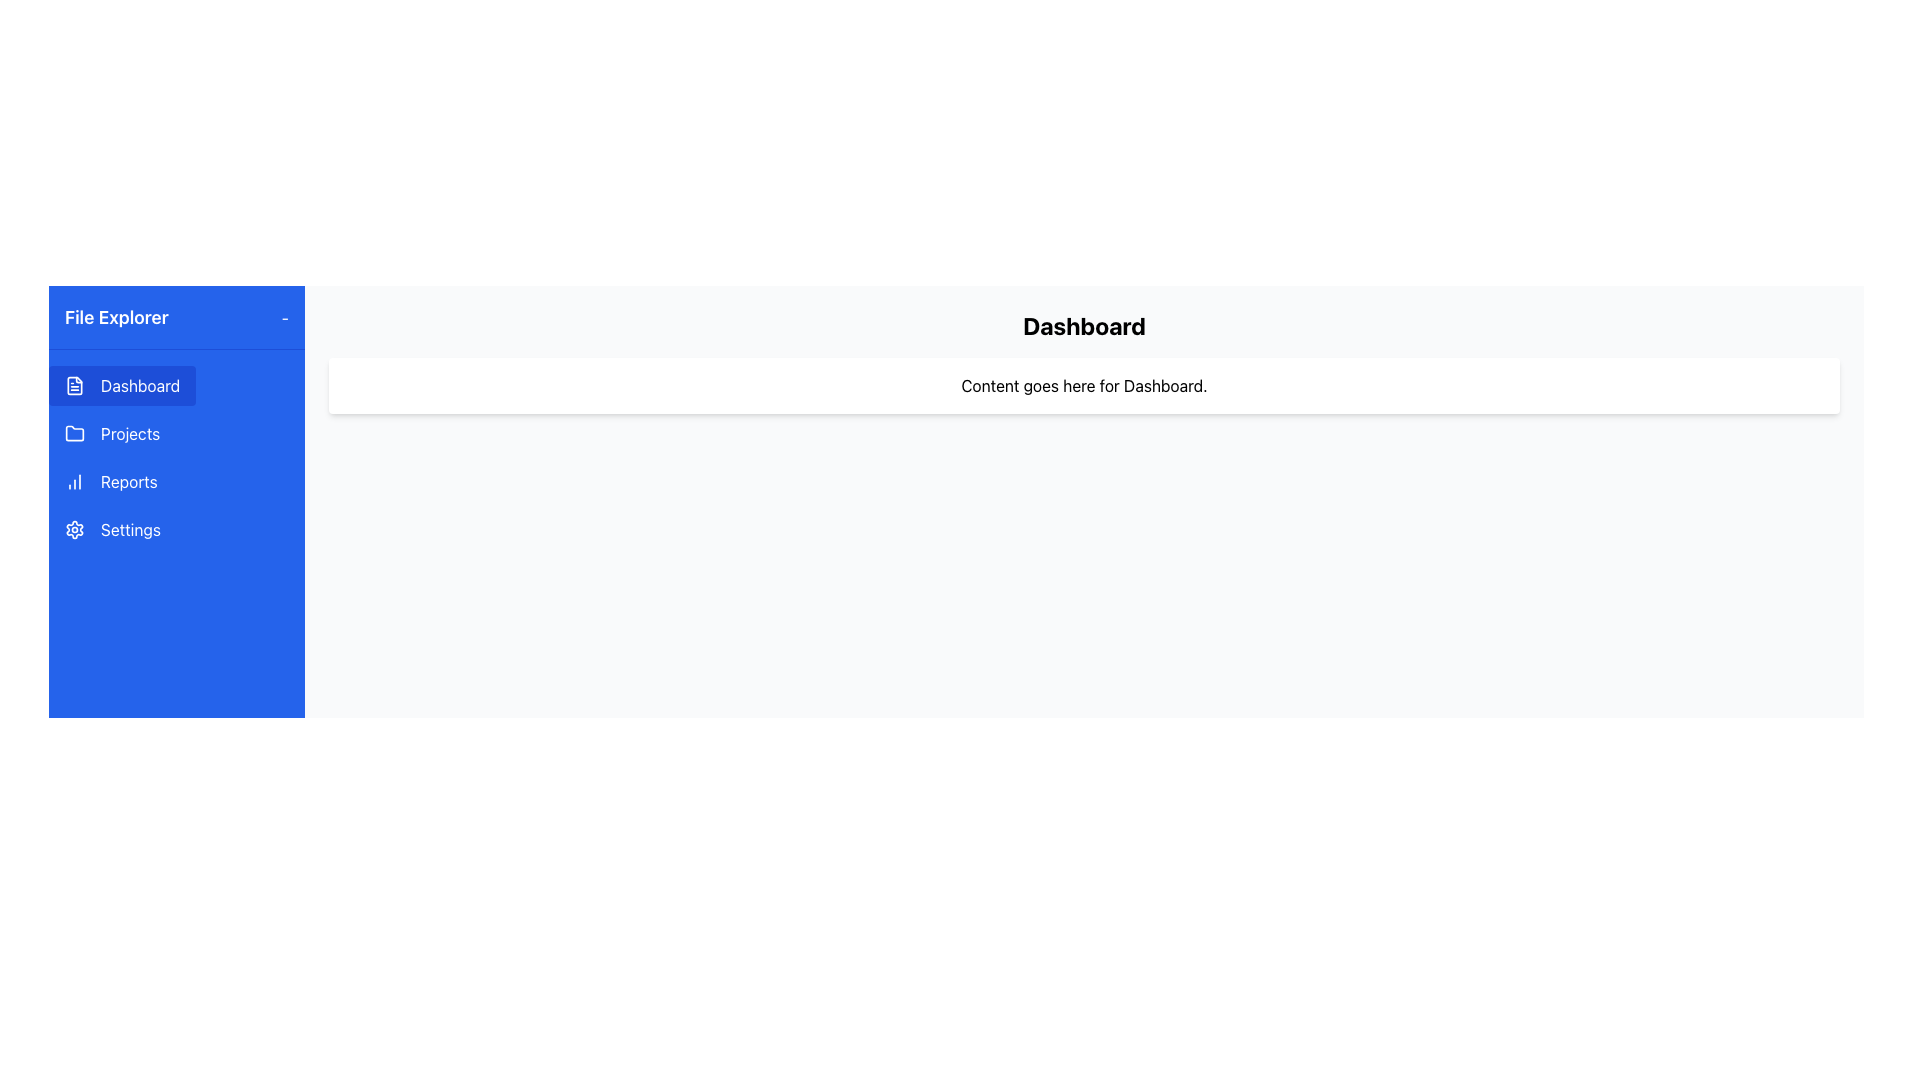 This screenshot has height=1080, width=1920. What do you see at coordinates (75, 385) in the screenshot?
I see `the Decorative icon located beside the 'Dashboard' text label in the left navigation bar` at bounding box center [75, 385].